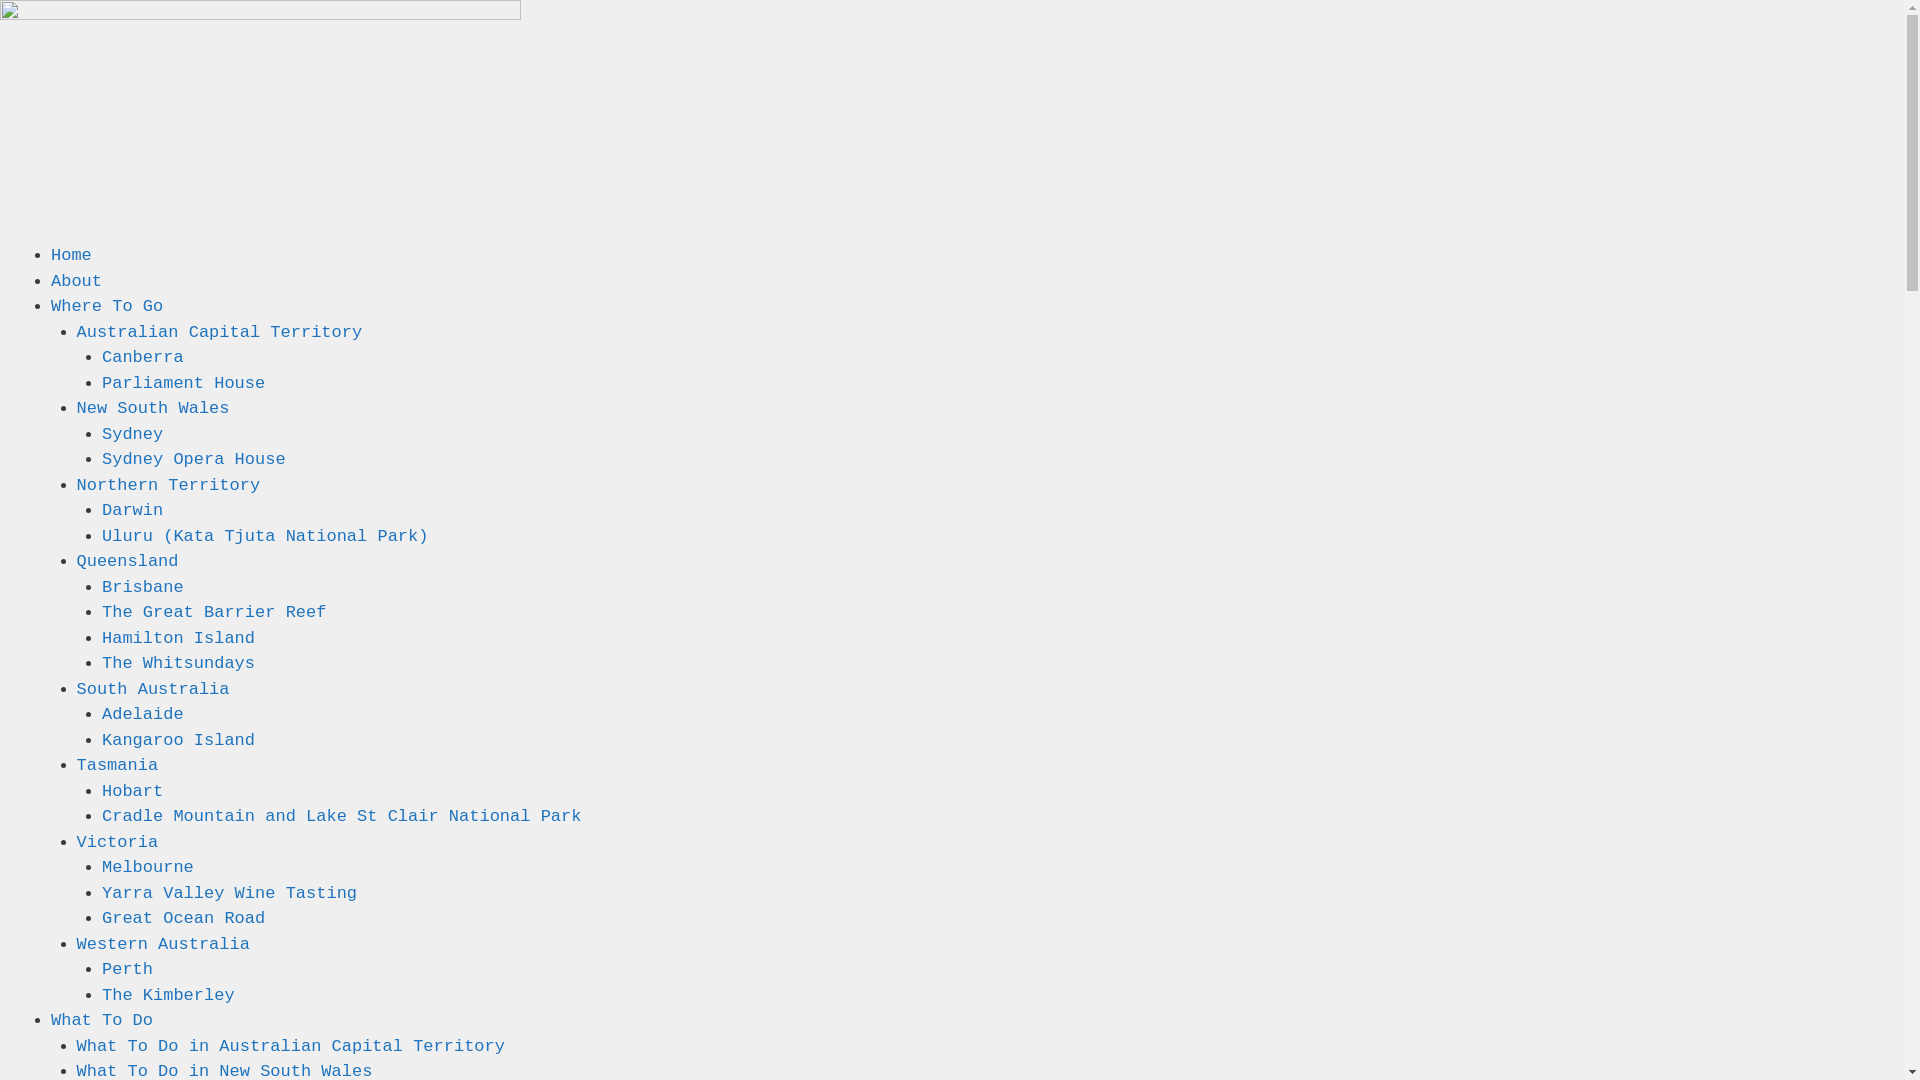  Describe the element at coordinates (214, 611) in the screenshot. I see `'The Great Barrier Reef'` at that location.